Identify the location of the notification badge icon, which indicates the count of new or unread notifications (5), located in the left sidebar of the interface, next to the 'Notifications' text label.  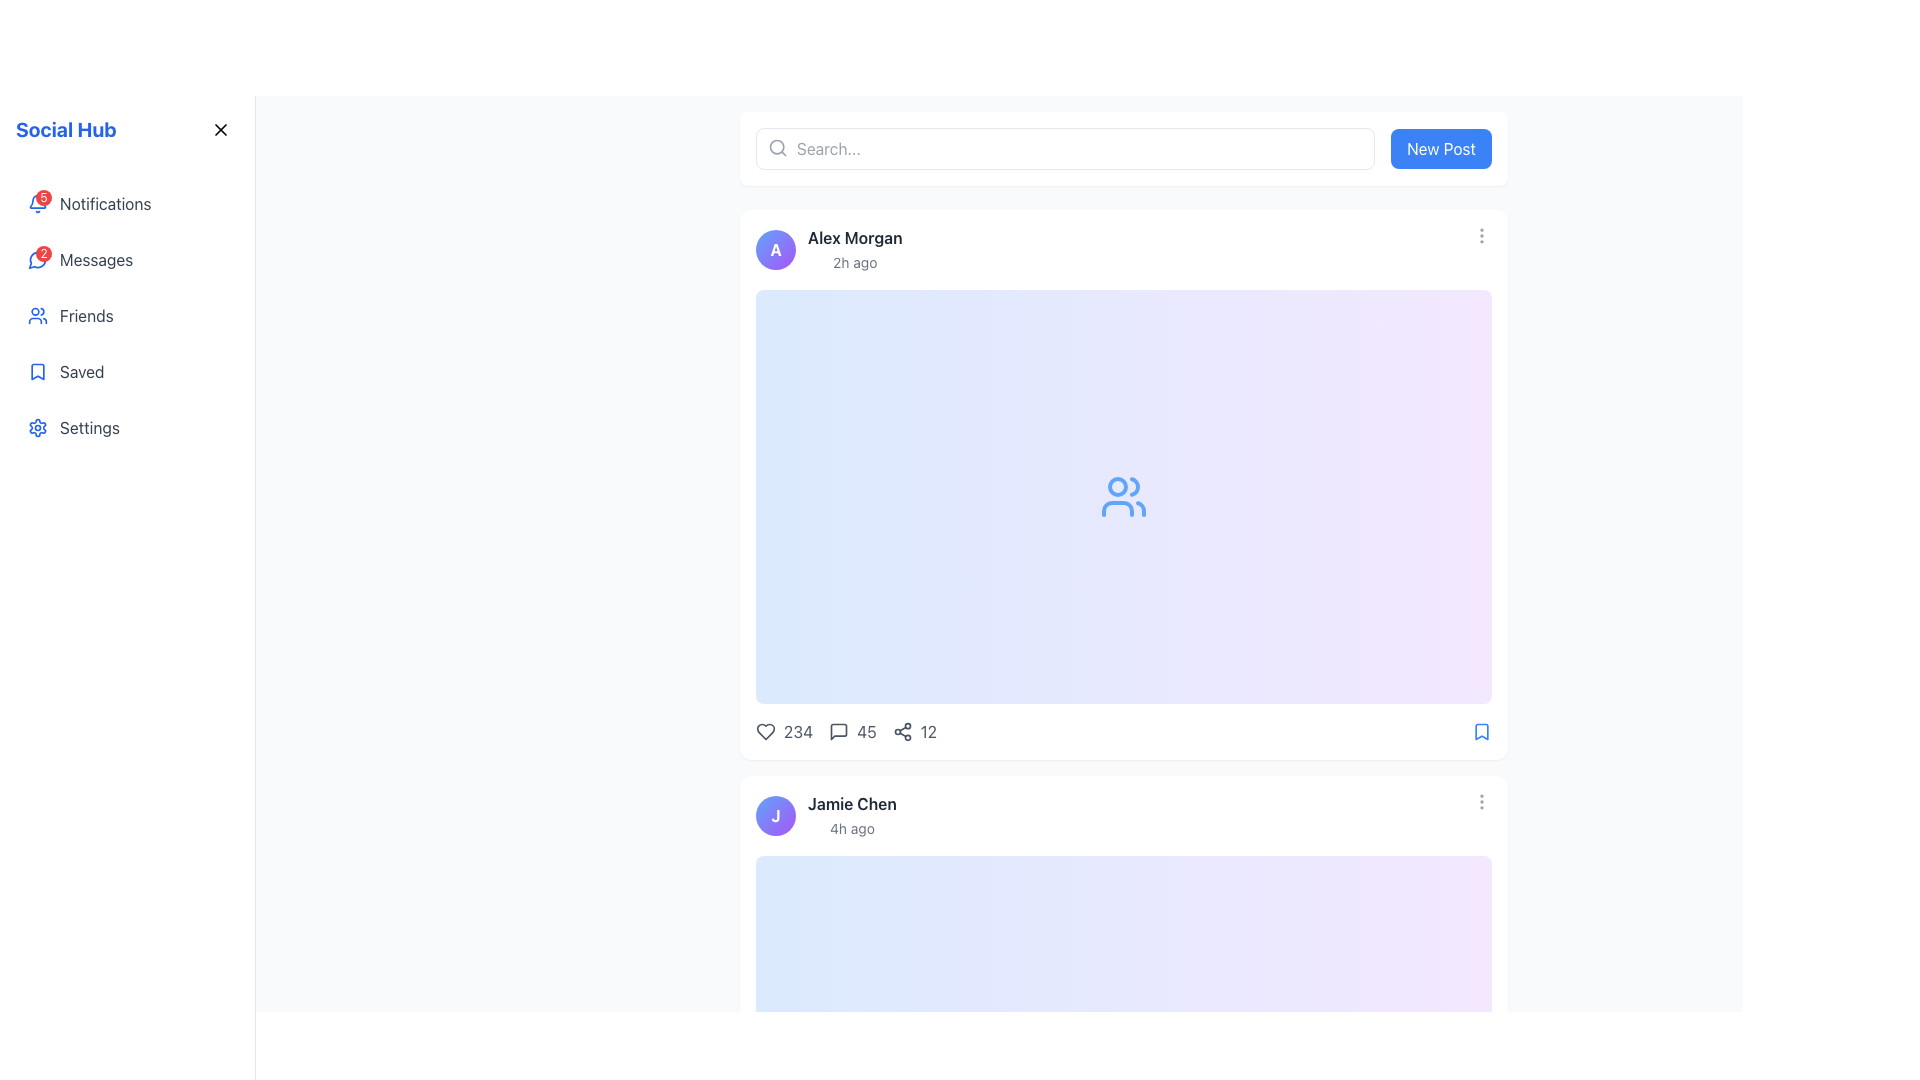
(38, 204).